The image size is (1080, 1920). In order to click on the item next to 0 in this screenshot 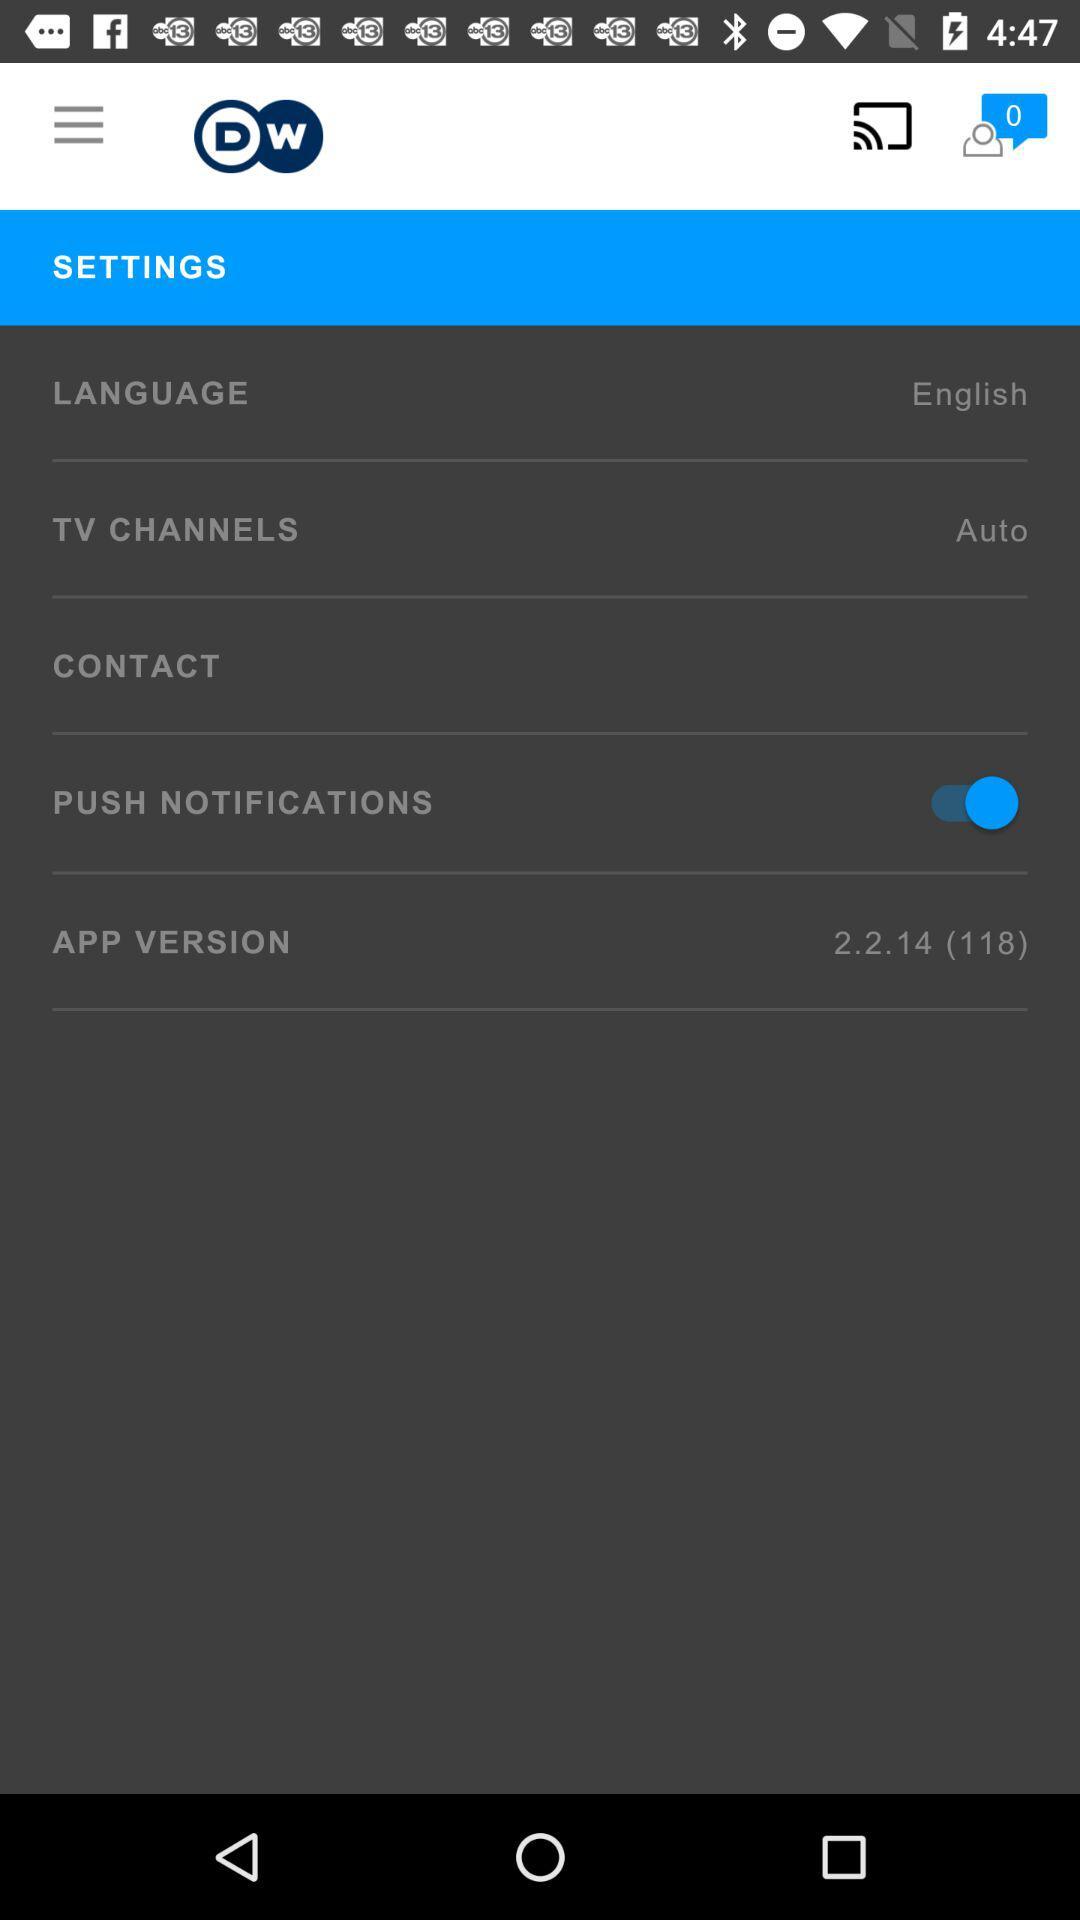, I will do `click(881, 124)`.